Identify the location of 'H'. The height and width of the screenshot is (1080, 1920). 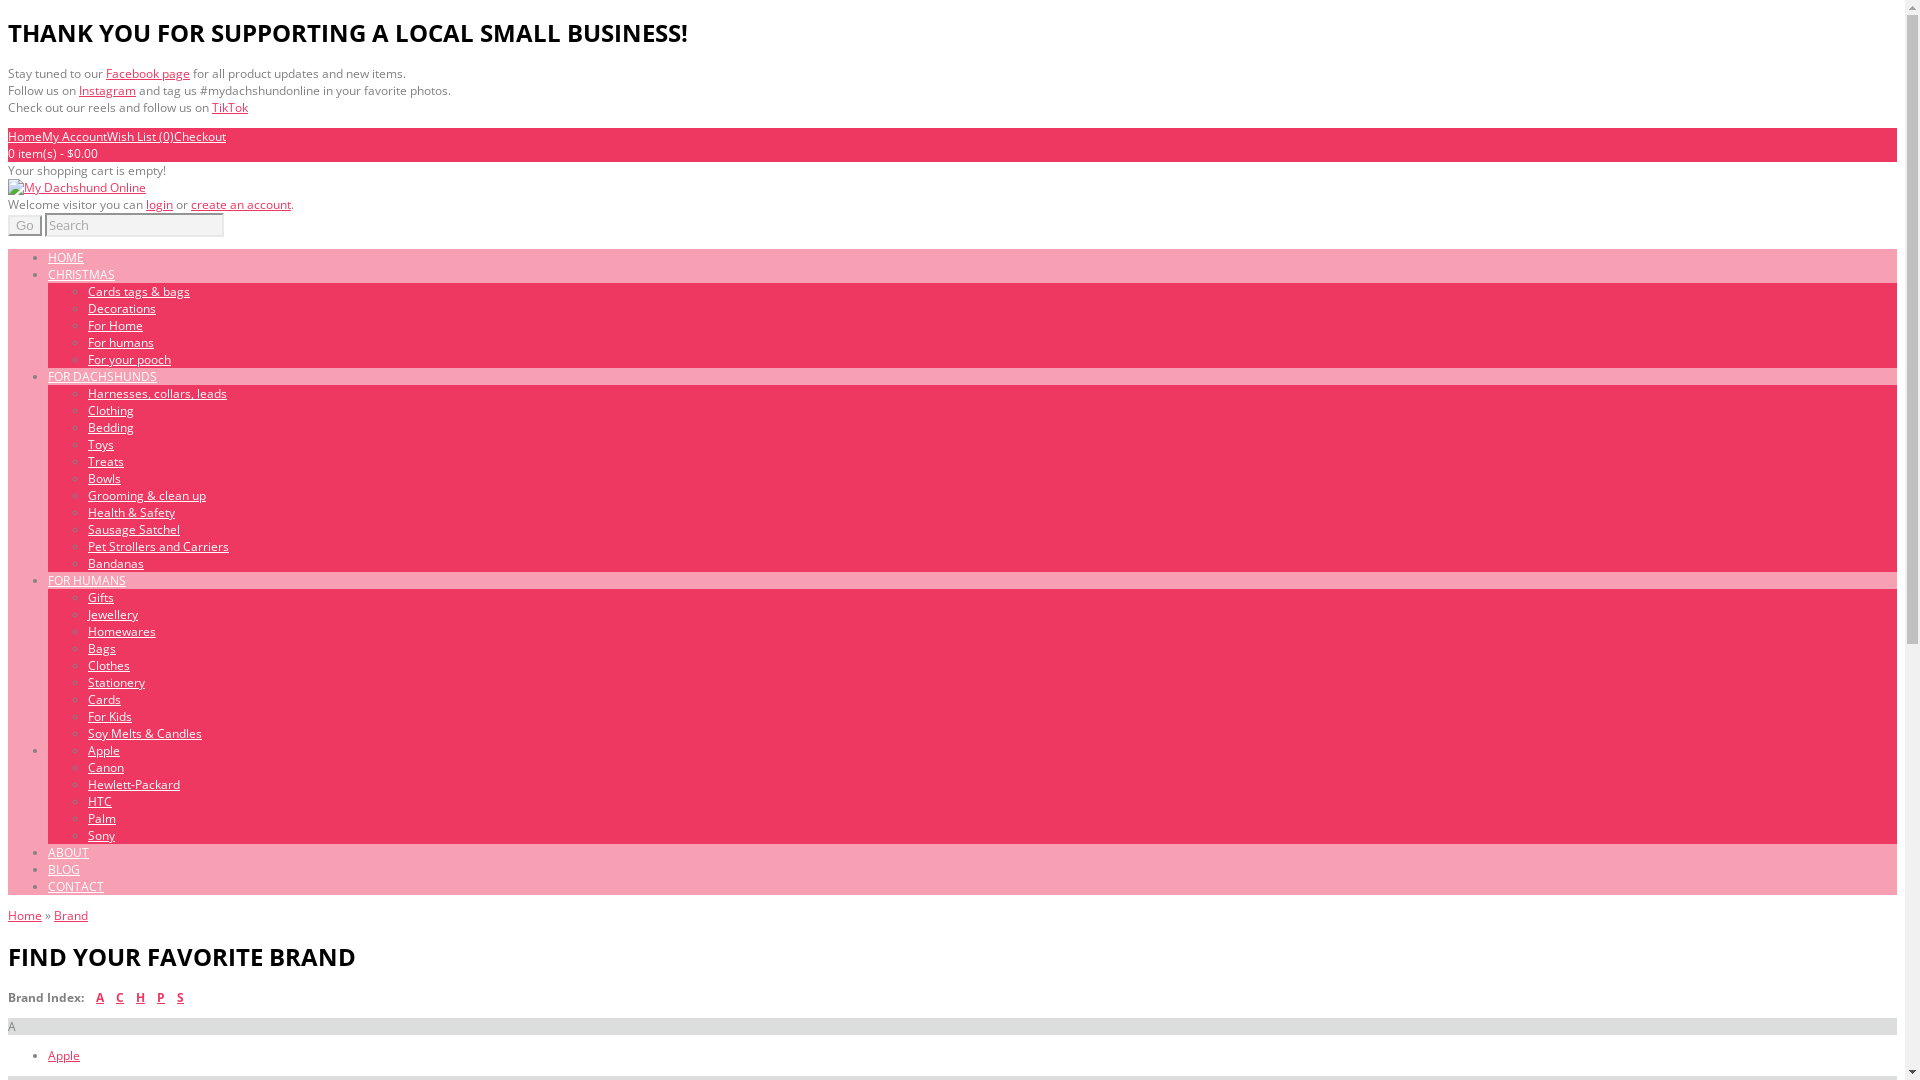
(134, 997).